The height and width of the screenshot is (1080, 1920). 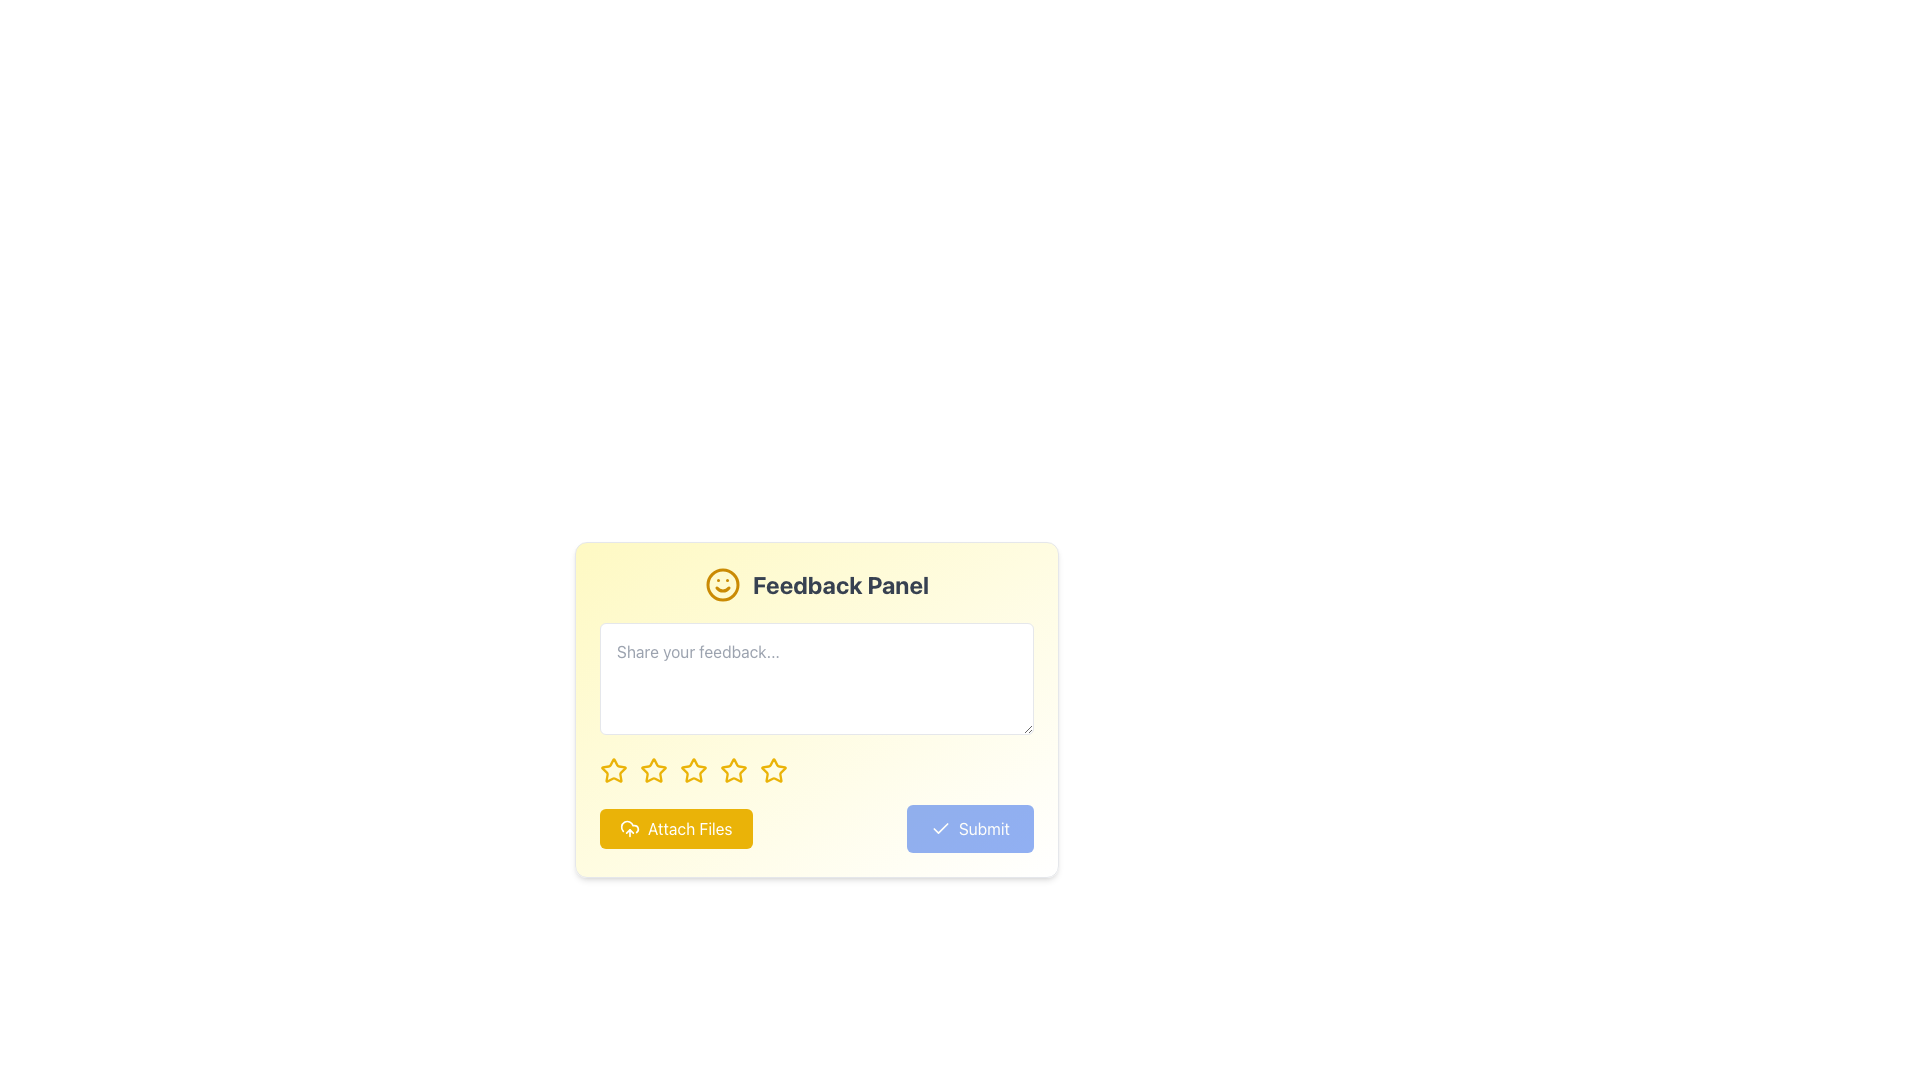 What do you see at coordinates (628, 829) in the screenshot?
I see `the 'Attach Files' button, which includes a Cloud Upload icon, located in the bottom-left corner of the feedback panel` at bounding box center [628, 829].